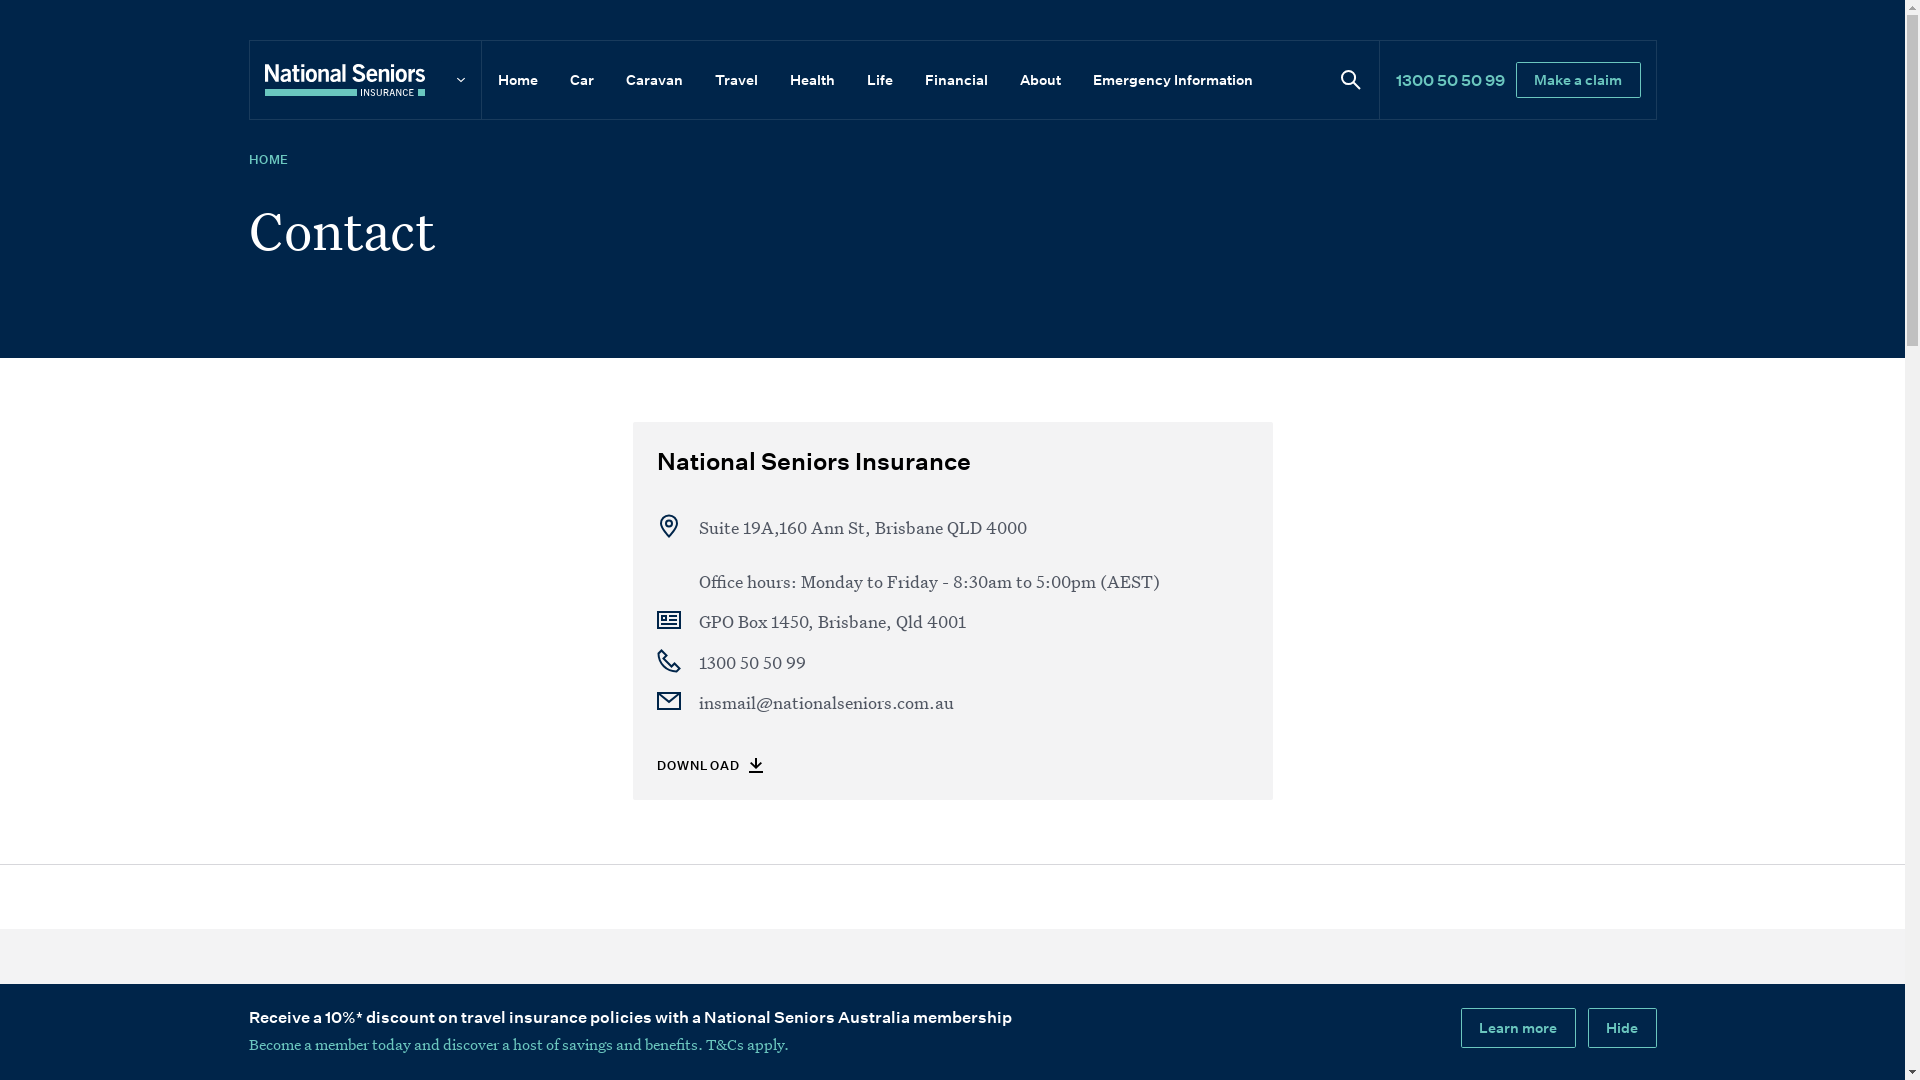 The height and width of the screenshot is (1080, 1920). I want to click on 'Hide', so click(1622, 1028).